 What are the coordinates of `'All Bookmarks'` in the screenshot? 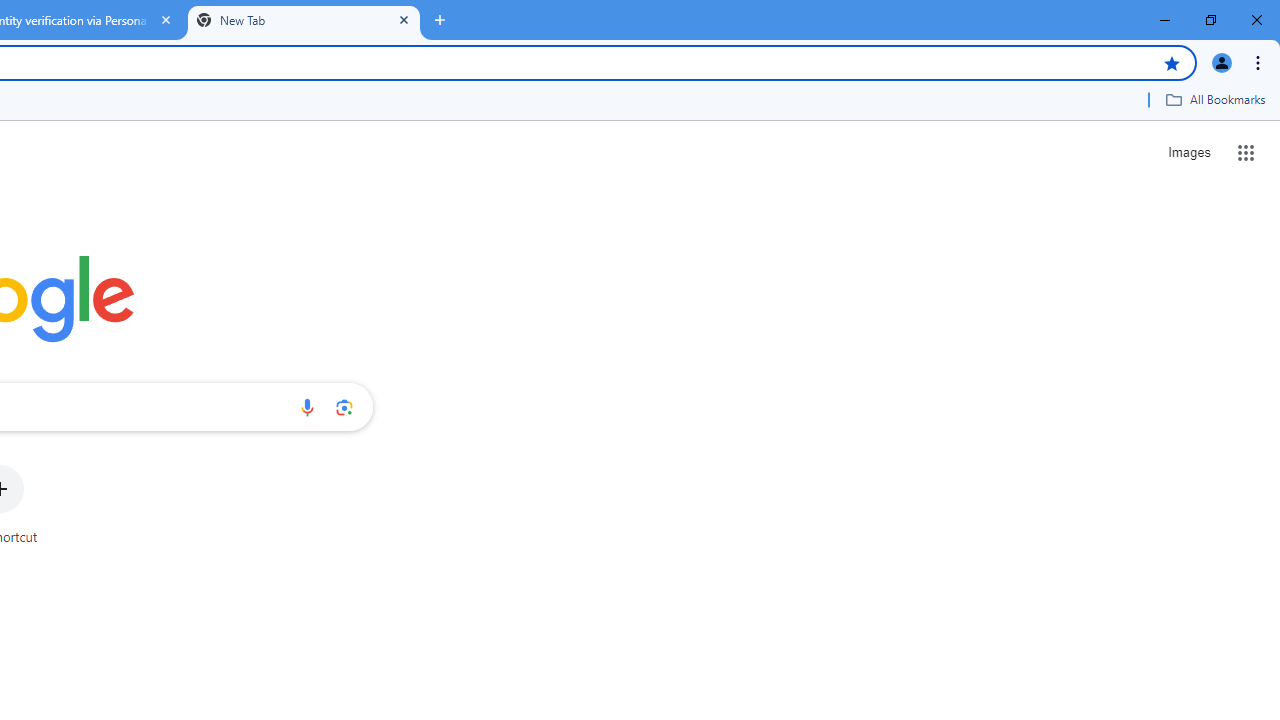 It's located at (1214, 99).